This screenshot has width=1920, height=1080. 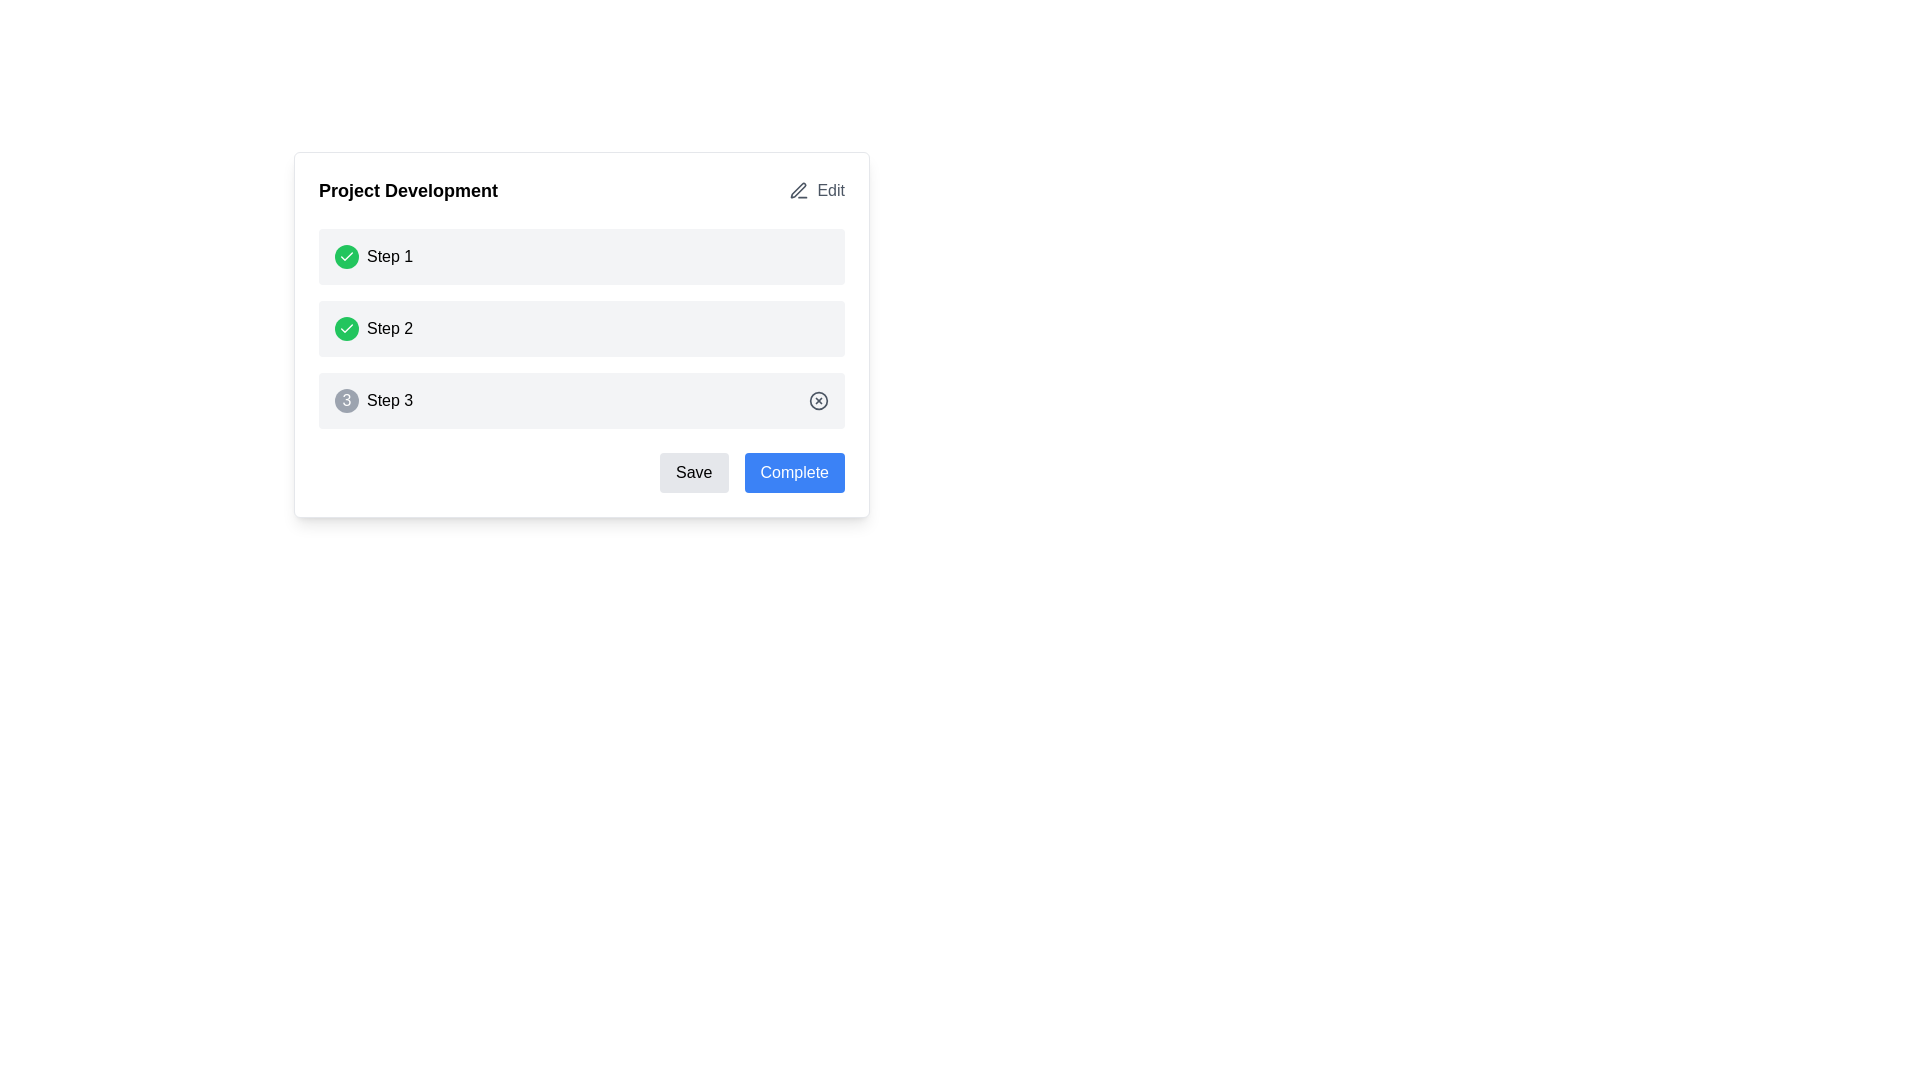 I want to click on the text label indicating the edit function for the 'Project Development' panel, positioned to the right of the pencil icon in the top-right corner, so click(x=831, y=191).